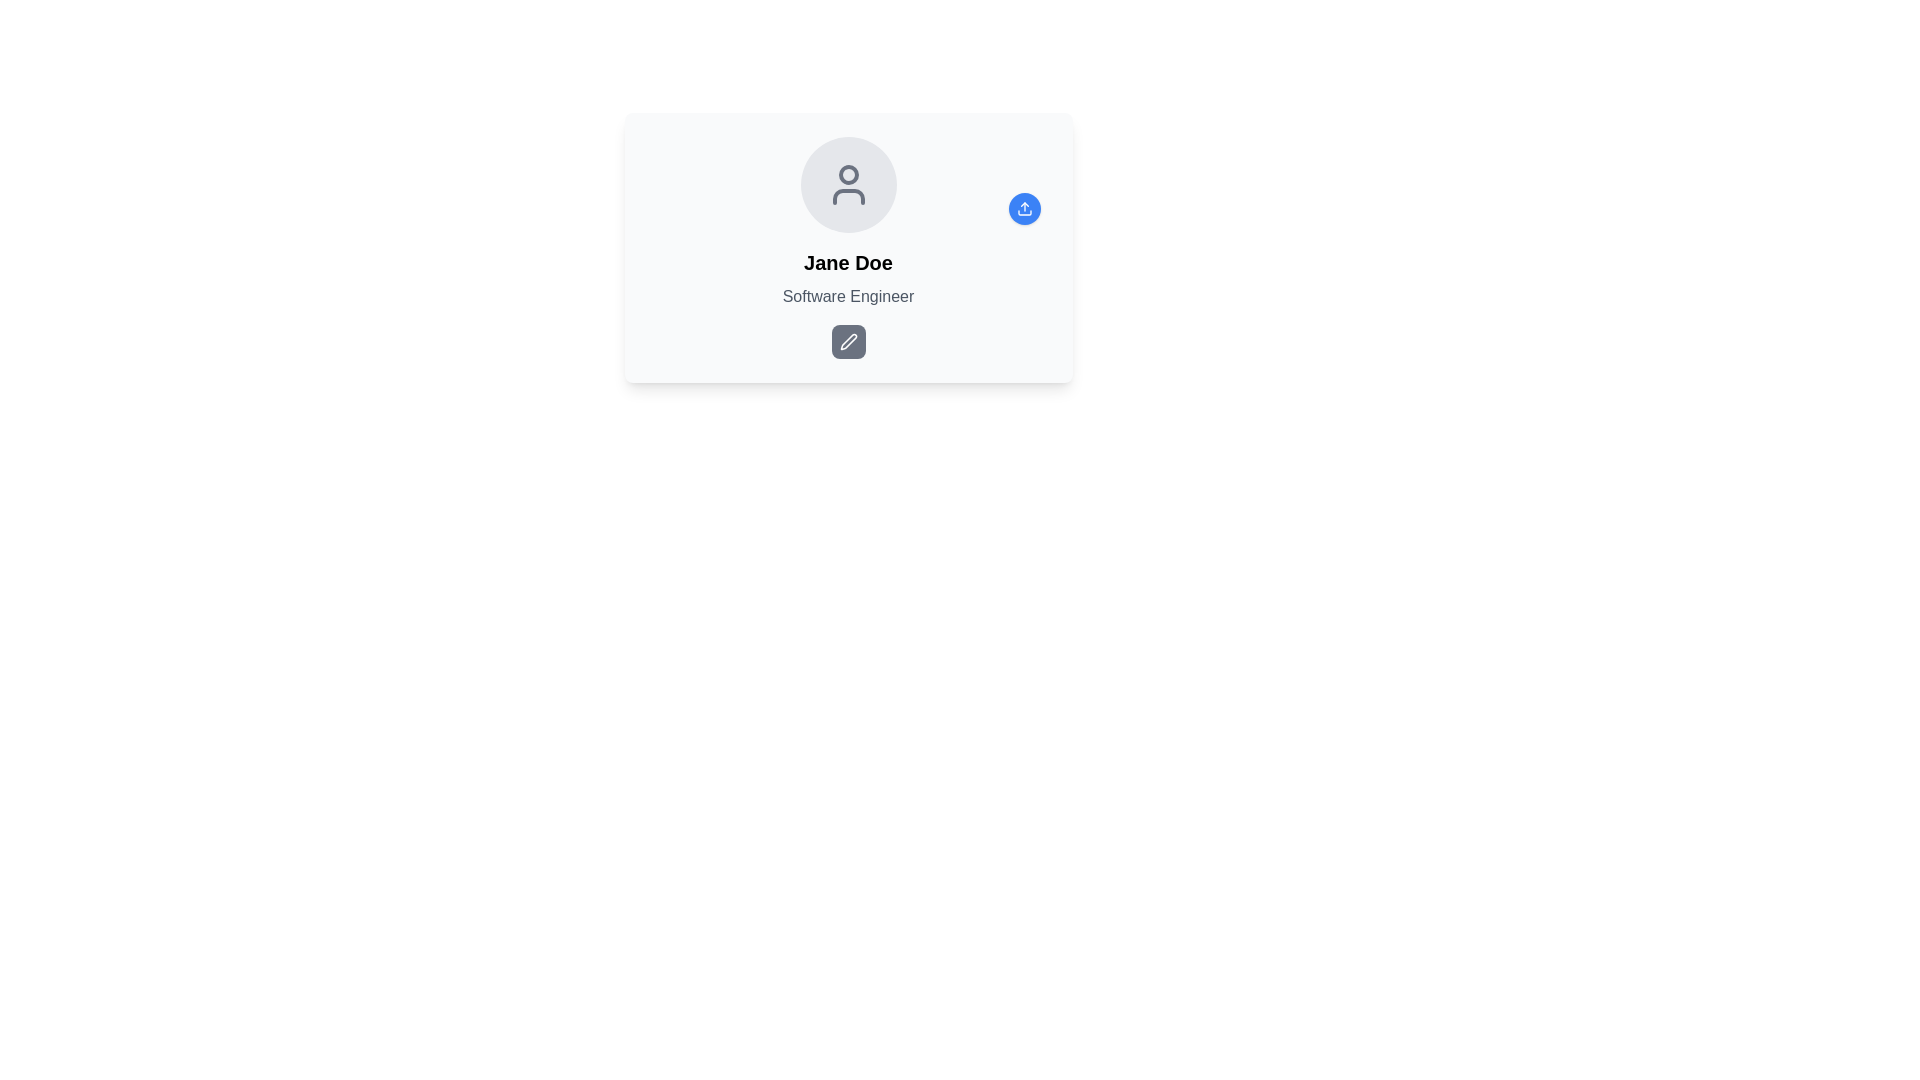 This screenshot has width=1920, height=1080. What do you see at coordinates (848, 341) in the screenshot?
I see `the edit icon button located at the bottom center of the card displaying 'Jane Doe' and 'Software Engineer'` at bounding box center [848, 341].